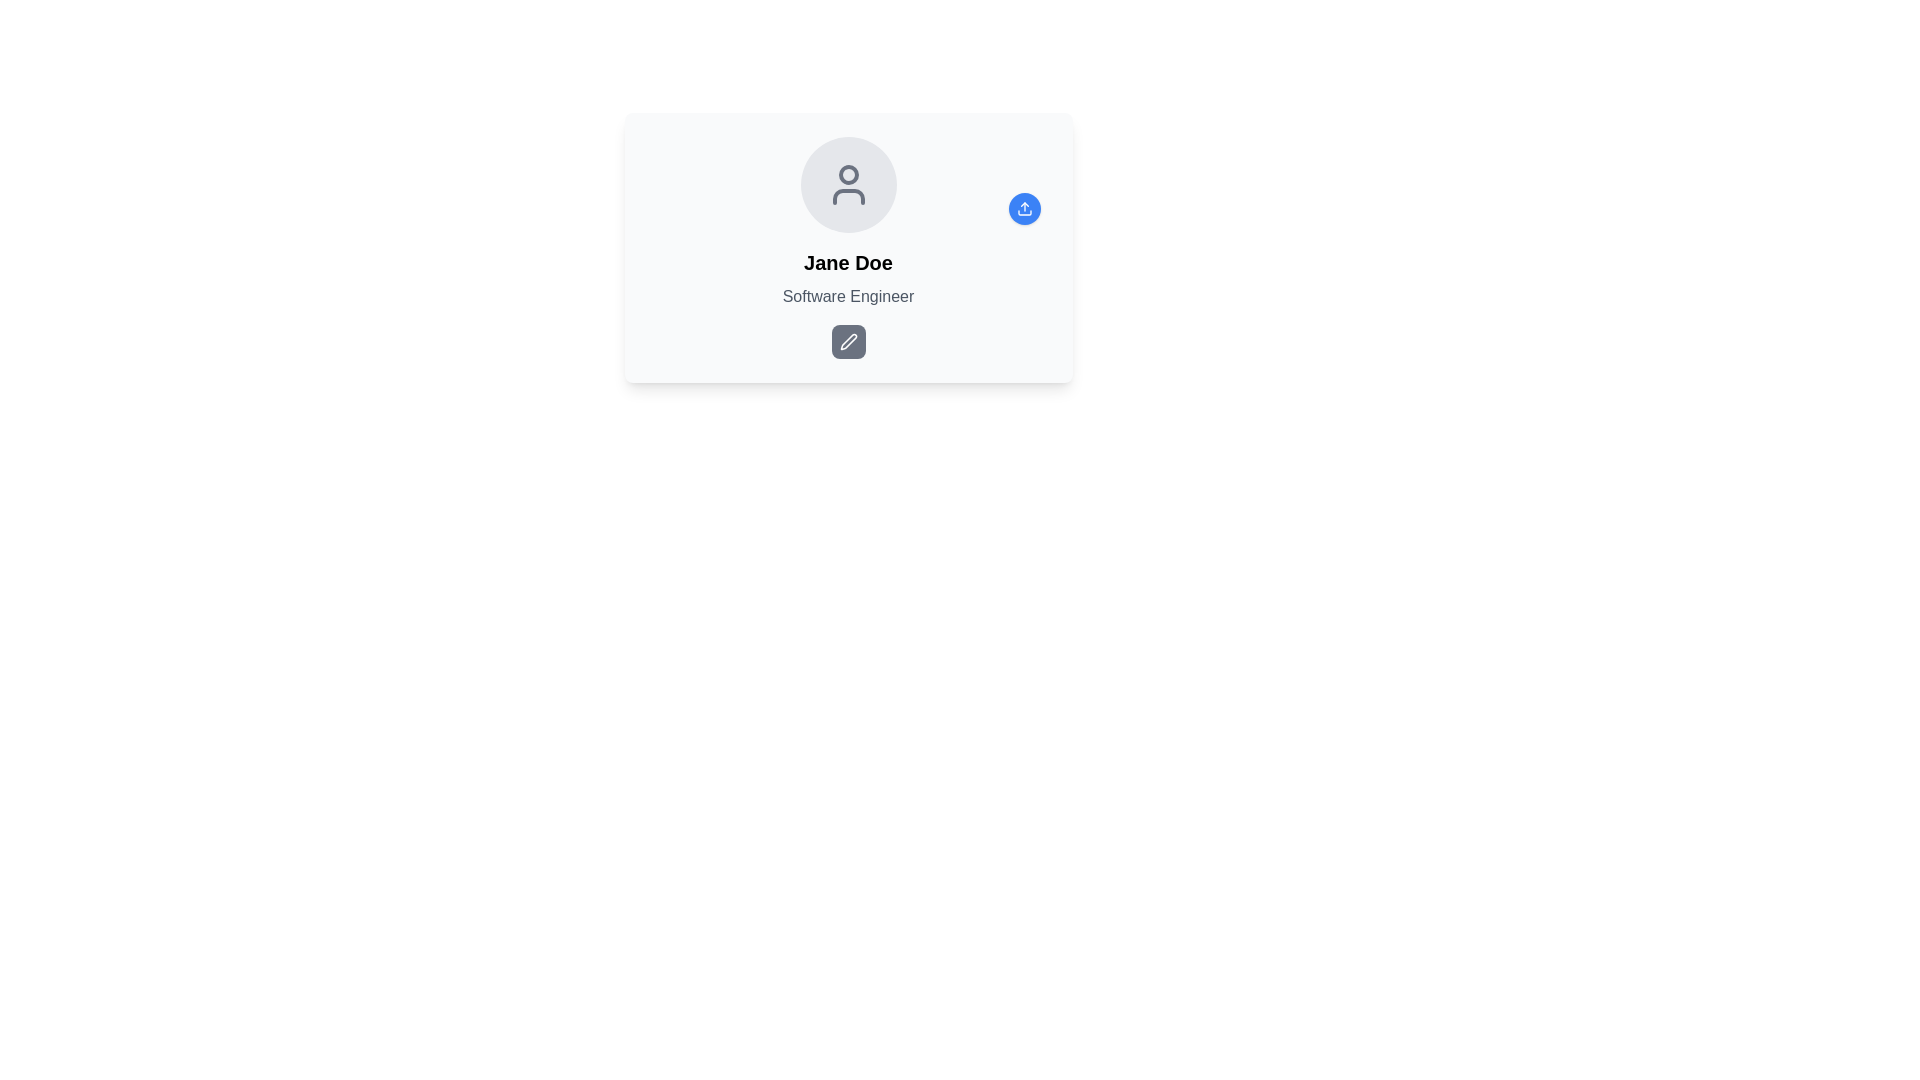 This screenshot has width=1920, height=1080. What do you see at coordinates (848, 341) in the screenshot?
I see `the edit icon button located at the bottom center of the card displaying 'Jane Doe' and 'Software Engineer'` at bounding box center [848, 341].